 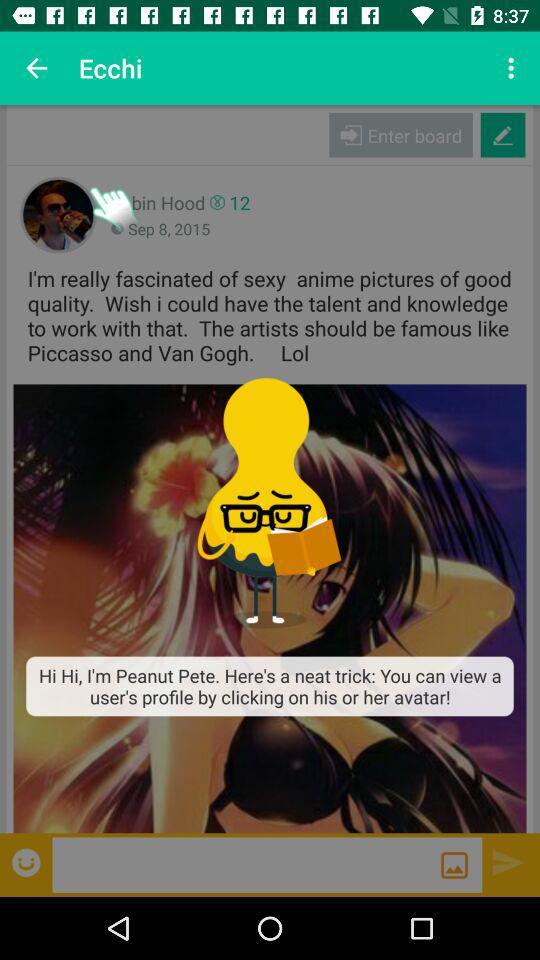 What do you see at coordinates (246, 863) in the screenshot?
I see `search app` at bounding box center [246, 863].